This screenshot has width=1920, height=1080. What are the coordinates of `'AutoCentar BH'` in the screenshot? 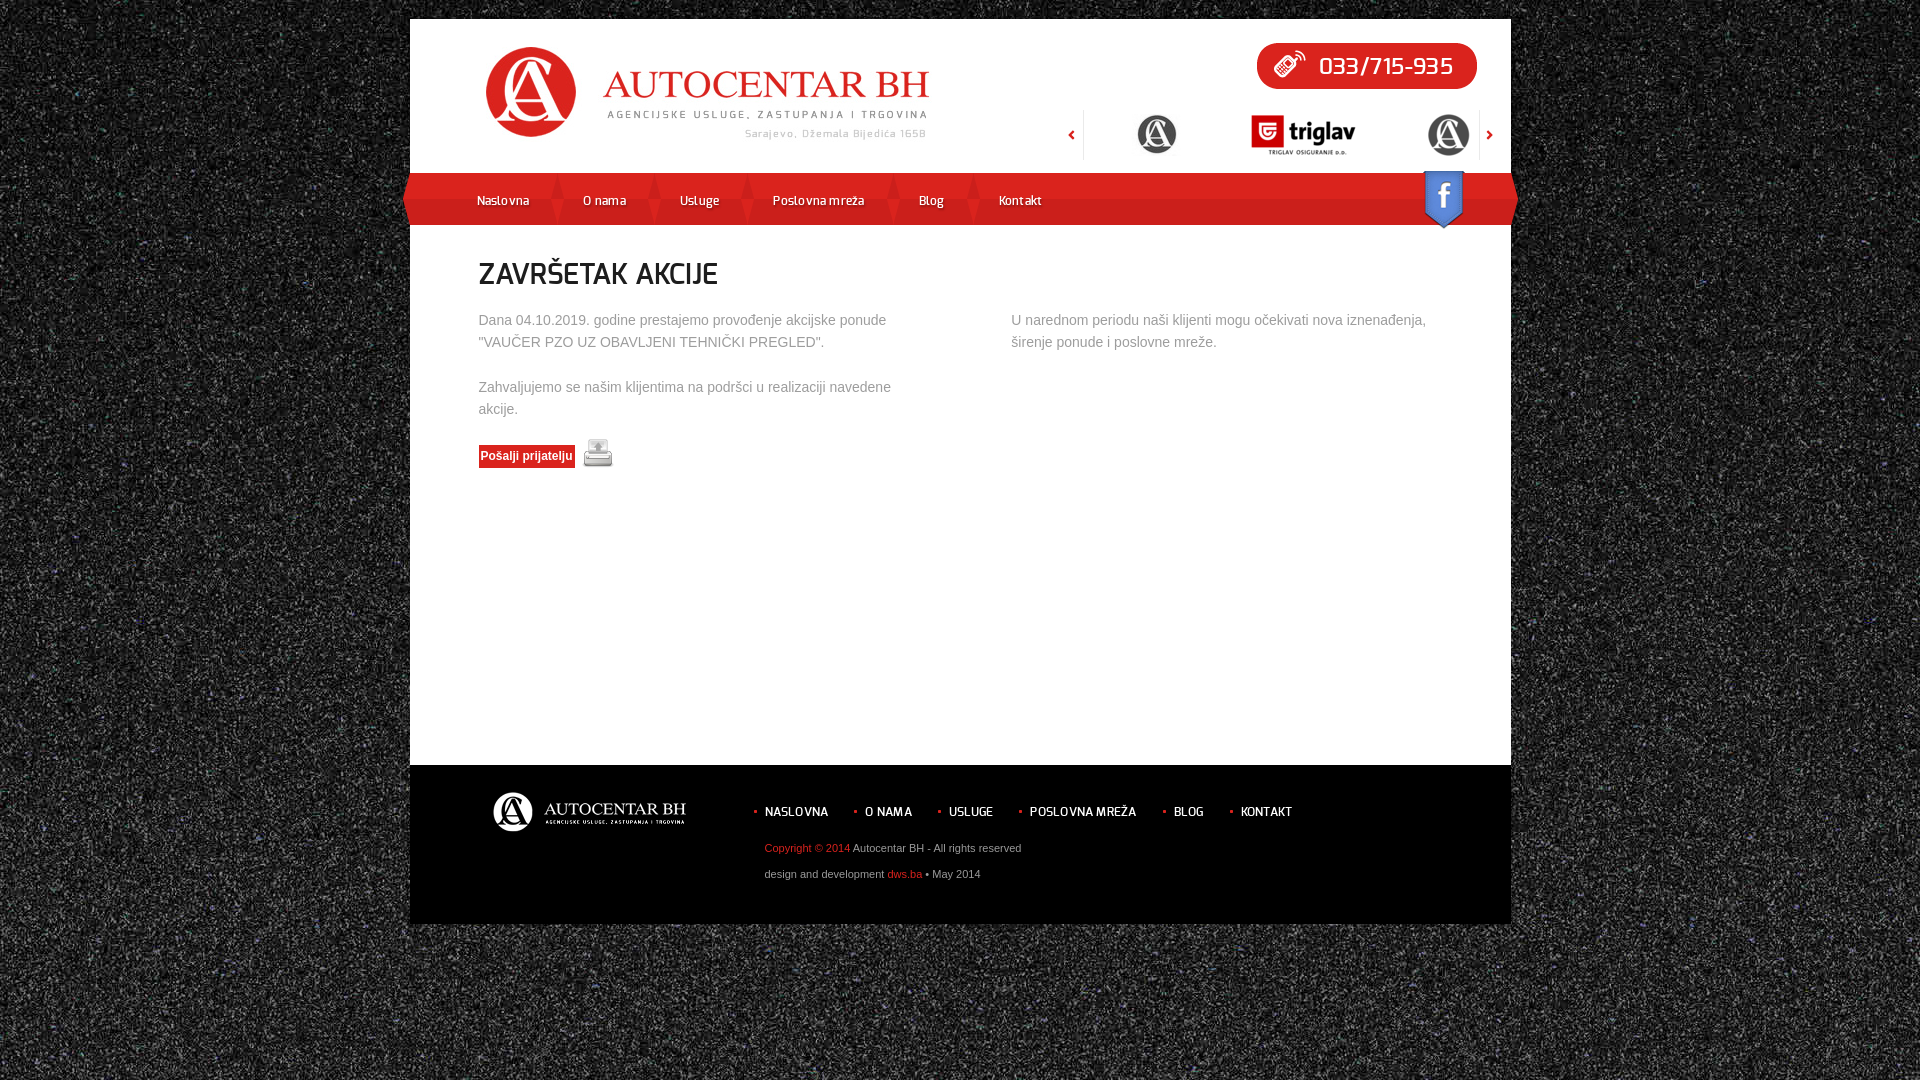 It's located at (709, 94).